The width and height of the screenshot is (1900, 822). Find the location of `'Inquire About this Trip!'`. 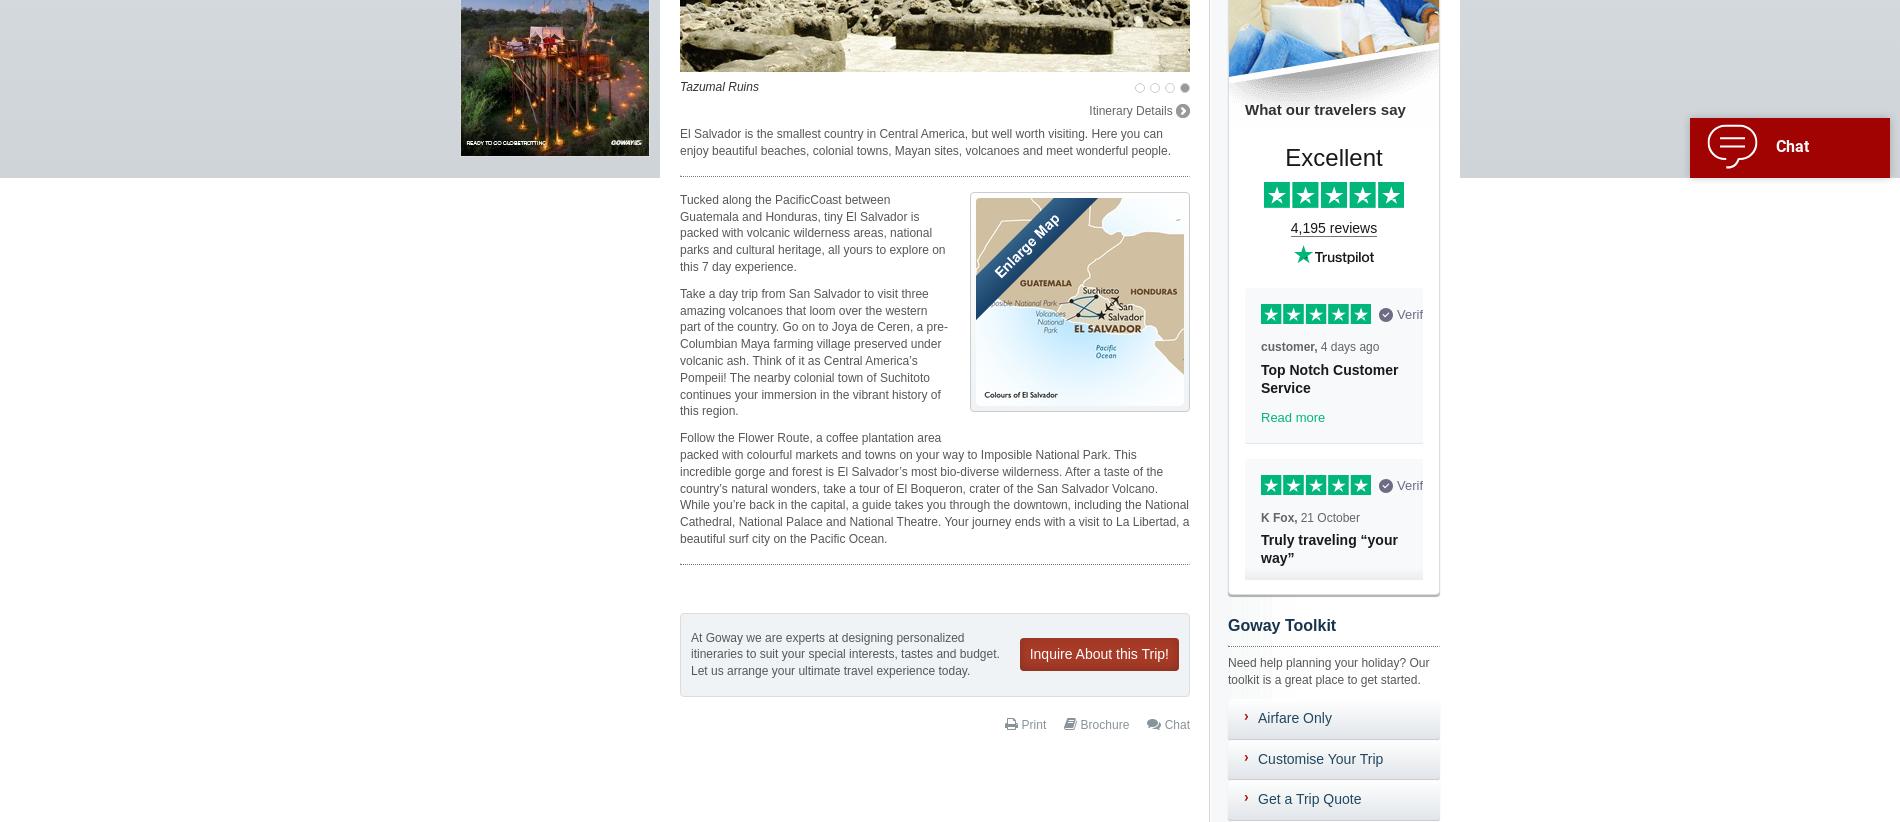

'Inquire About this Trip!' is located at coordinates (1098, 652).